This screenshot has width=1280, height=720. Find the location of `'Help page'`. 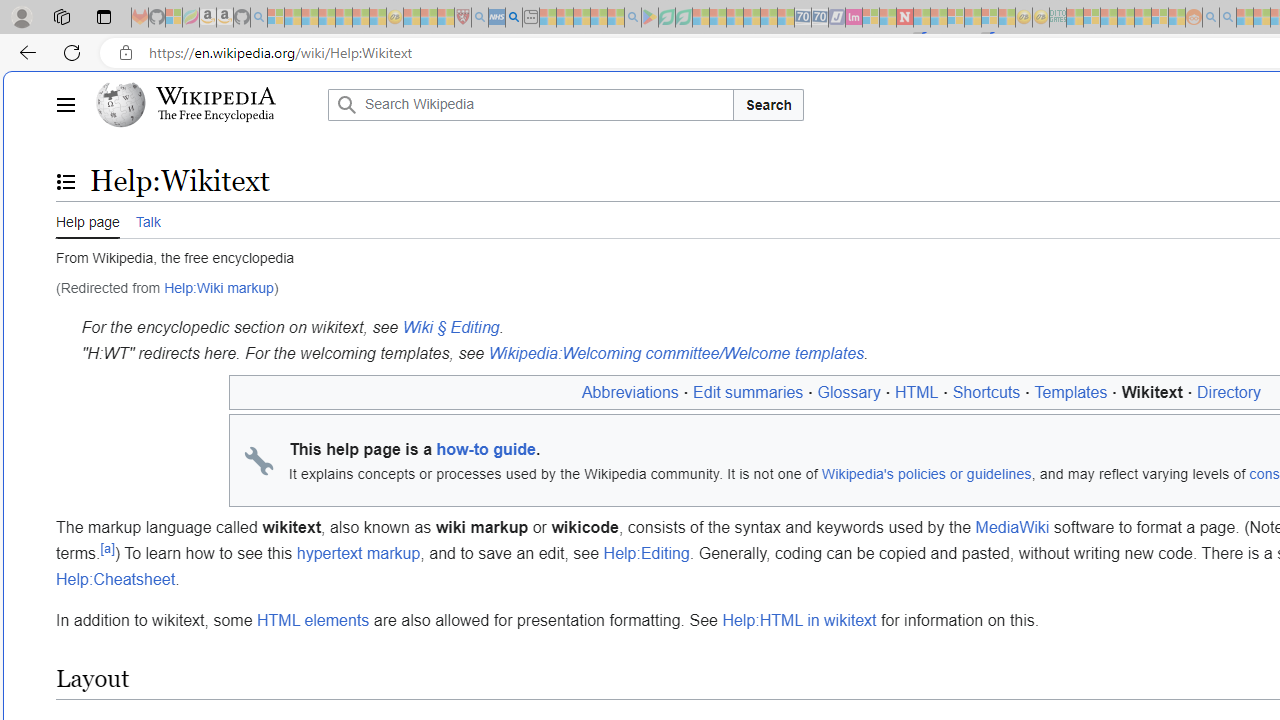

'Help page' is located at coordinates (87, 219).